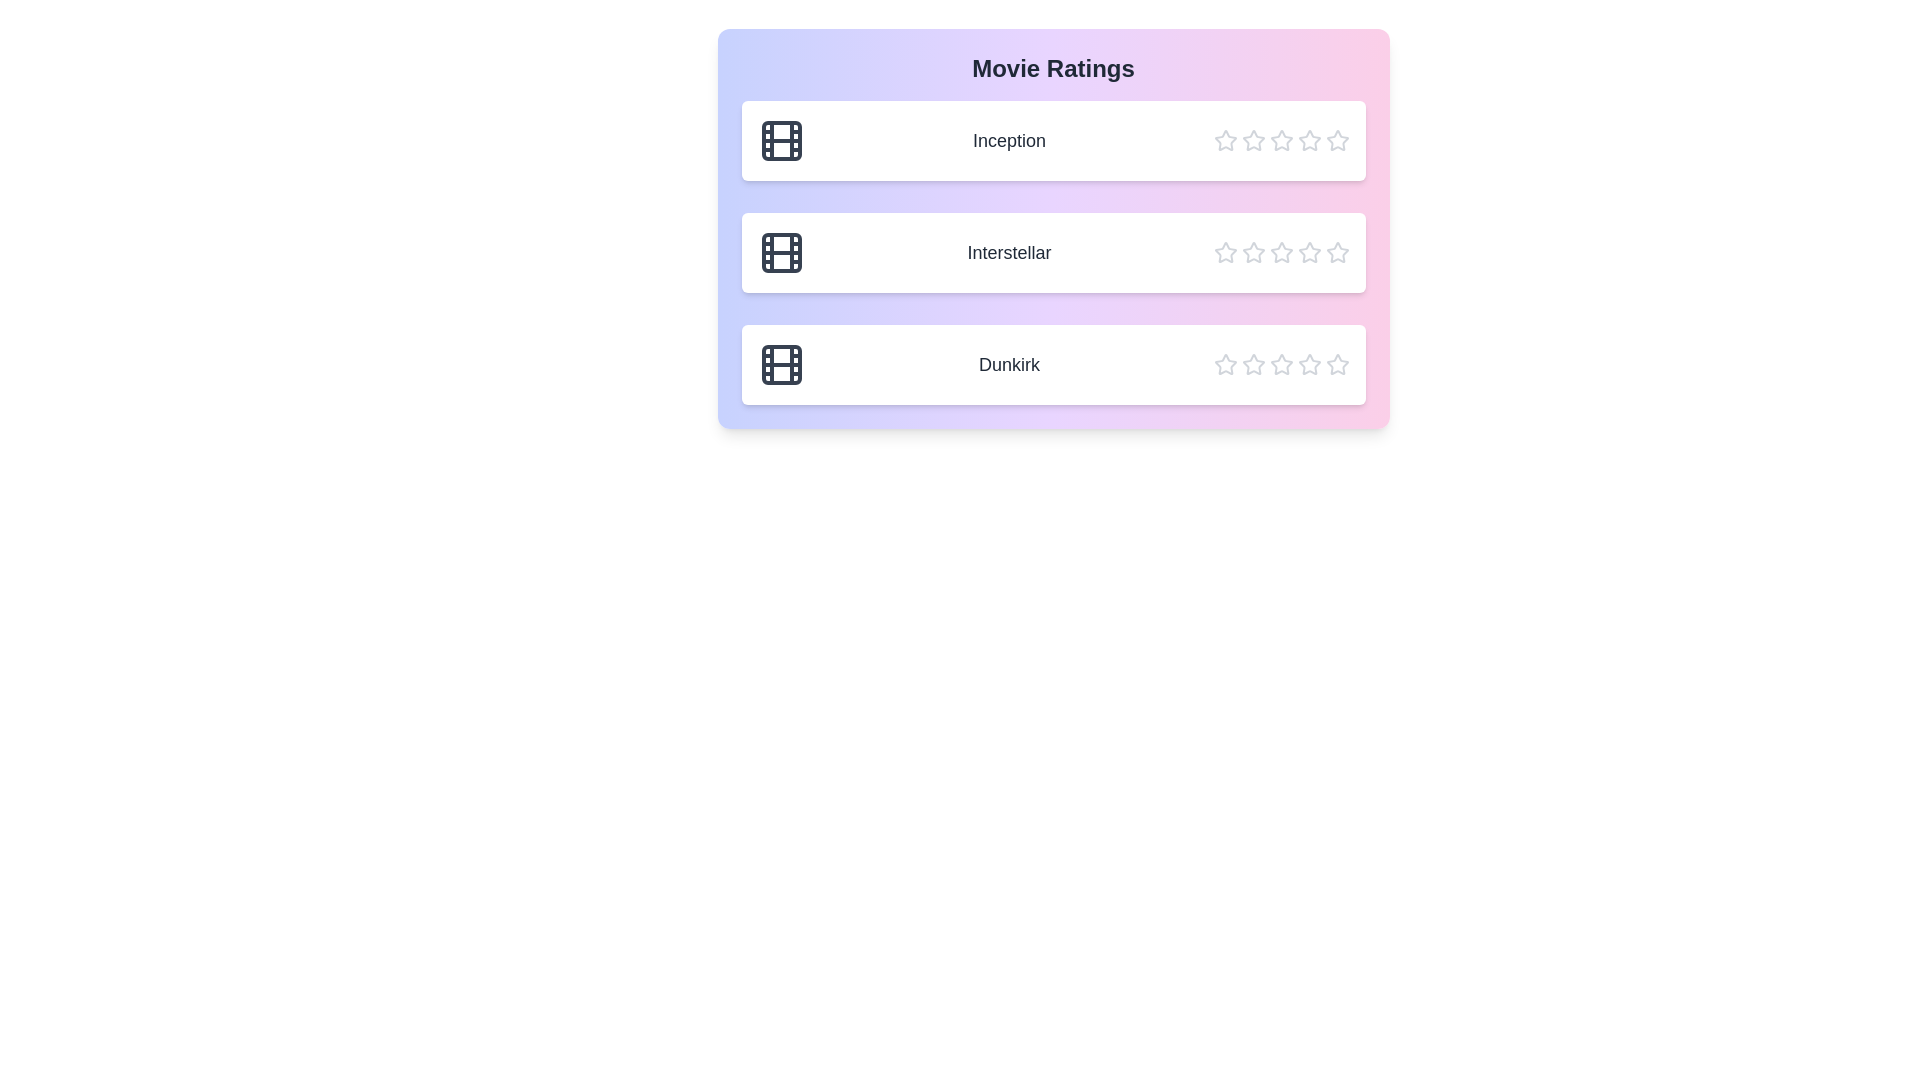 Image resolution: width=1920 pixels, height=1080 pixels. What do you see at coordinates (1337, 140) in the screenshot?
I see `the star corresponding to the rating 5` at bounding box center [1337, 140].